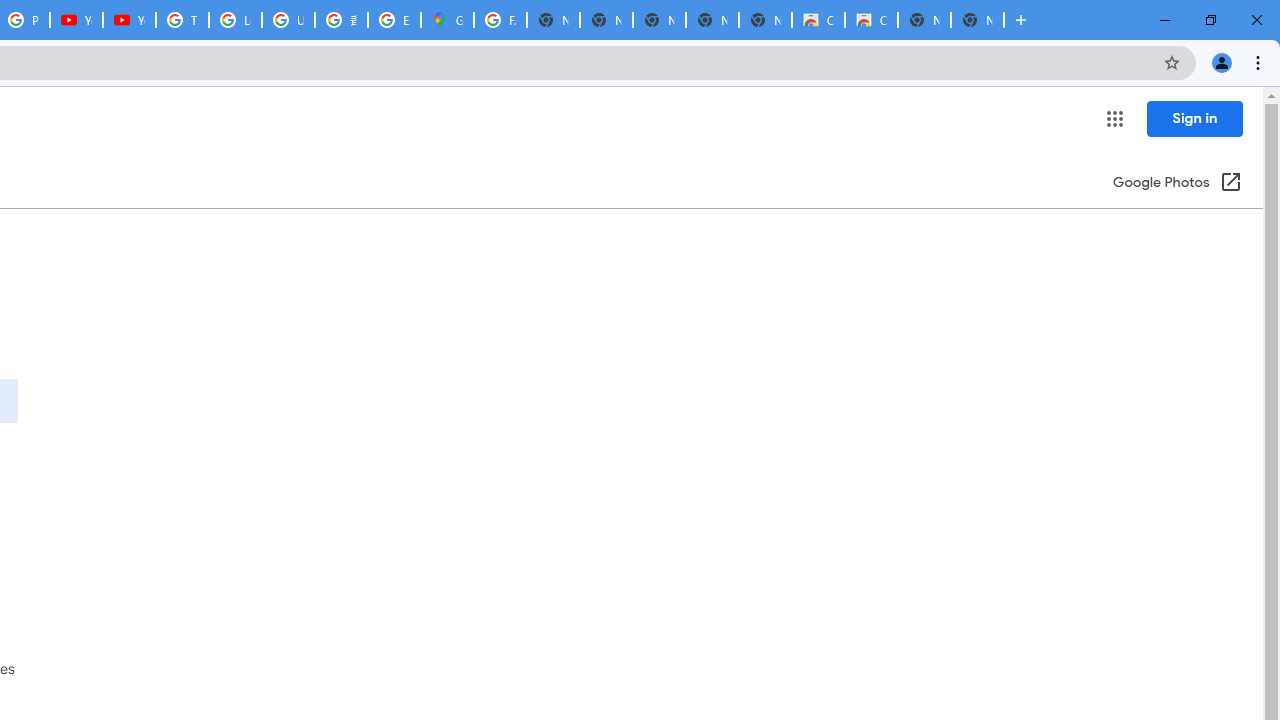 This screenshot has width=1280, height=720. What do you see at coordinates (76, 20) in the screenshot?
I see `'YouTube'` at bounding box center [76, 20].